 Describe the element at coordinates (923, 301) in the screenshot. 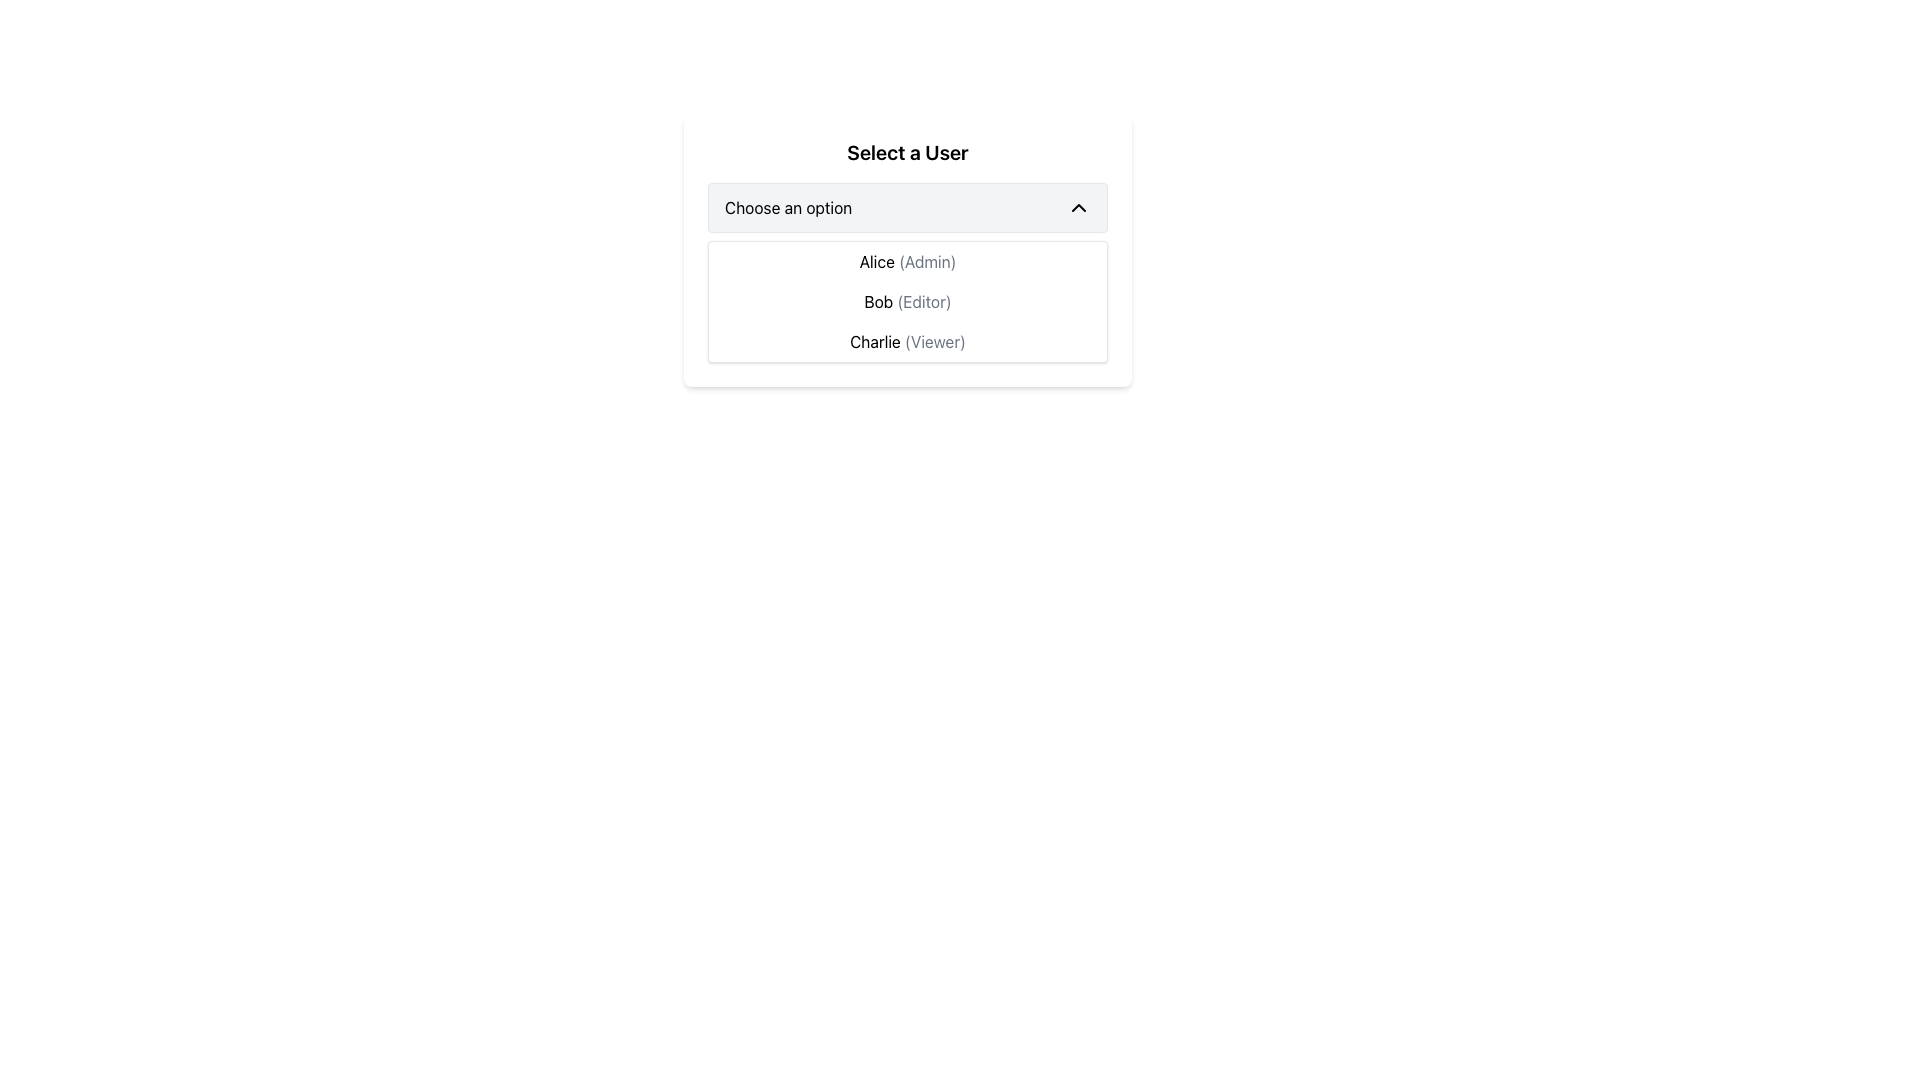

I see `the non-interactive text label that indicates 'Bob' as 'Editor', located in the vertical list under 'Select a User'` at that location.